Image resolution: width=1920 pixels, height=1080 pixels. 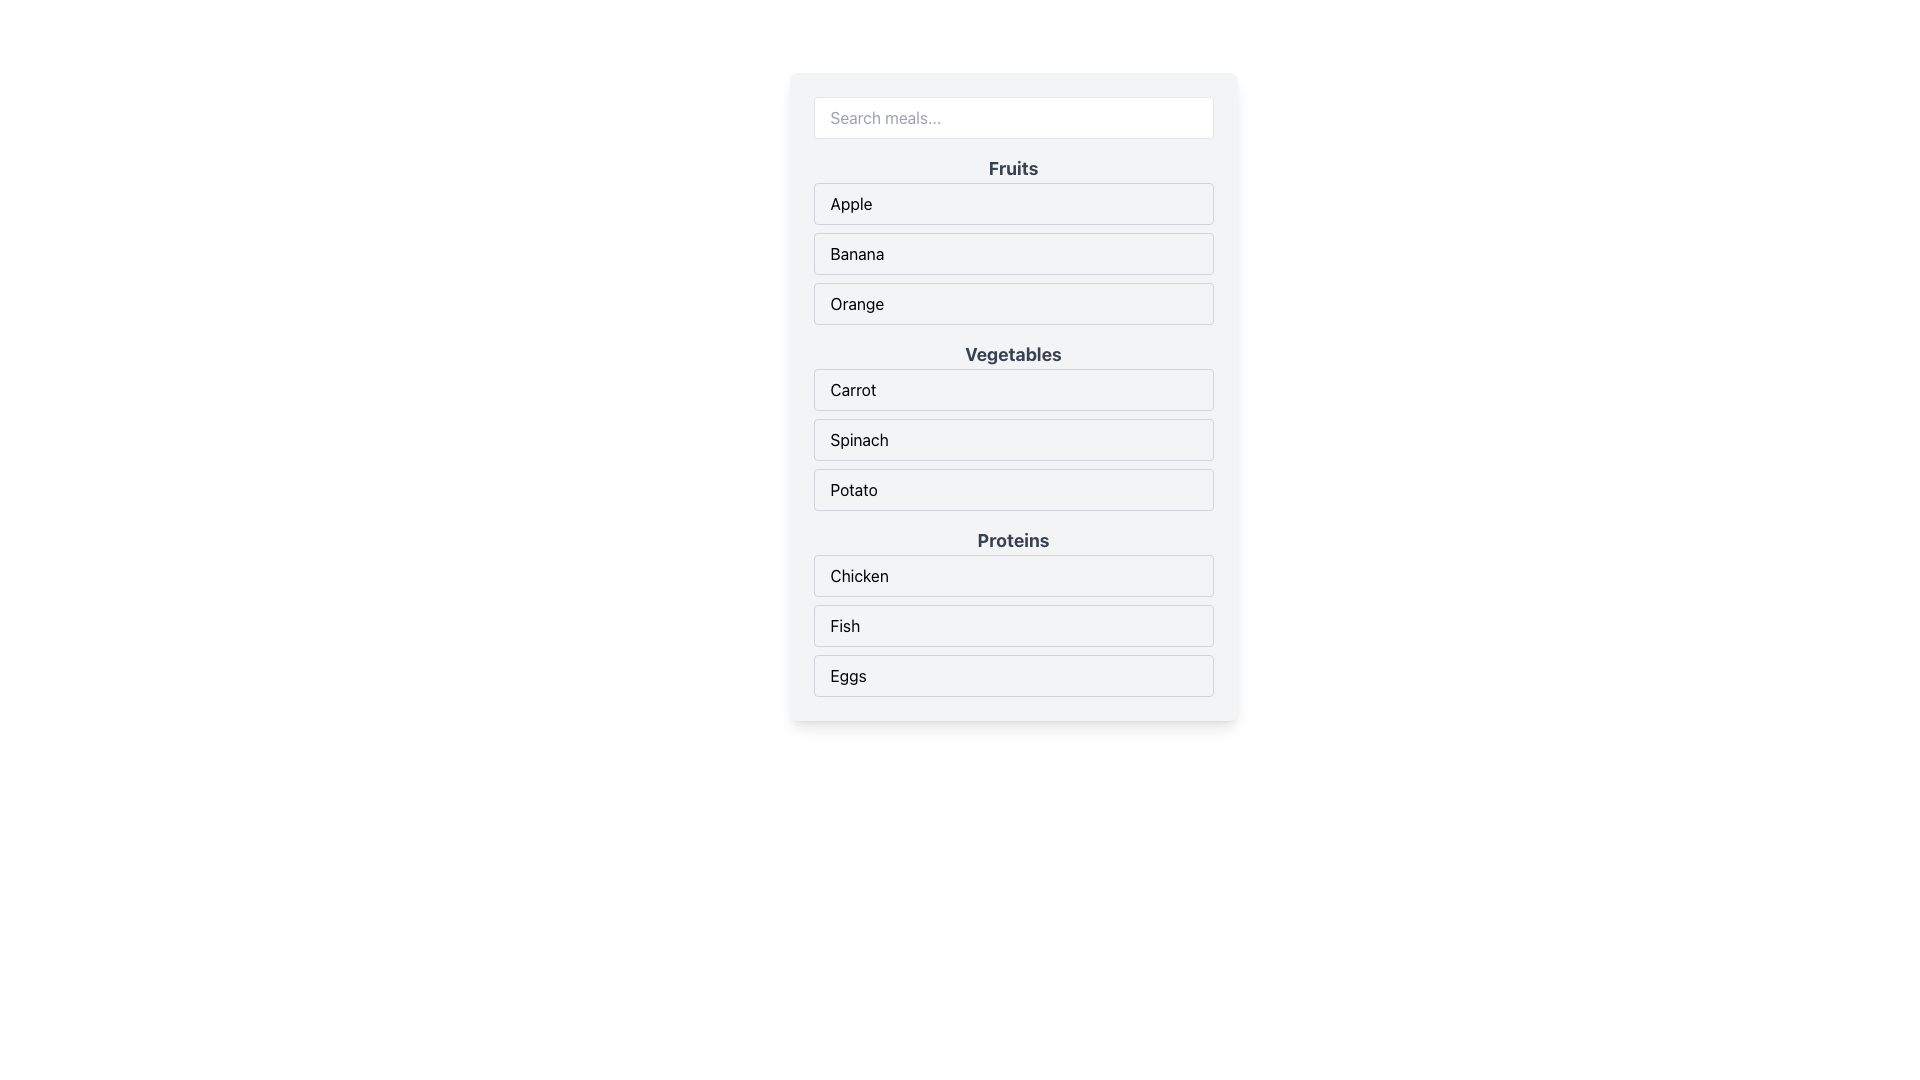 I want to click on the 'Chicken' text label within the 'Proteins' section, so click(x=859, y=575).